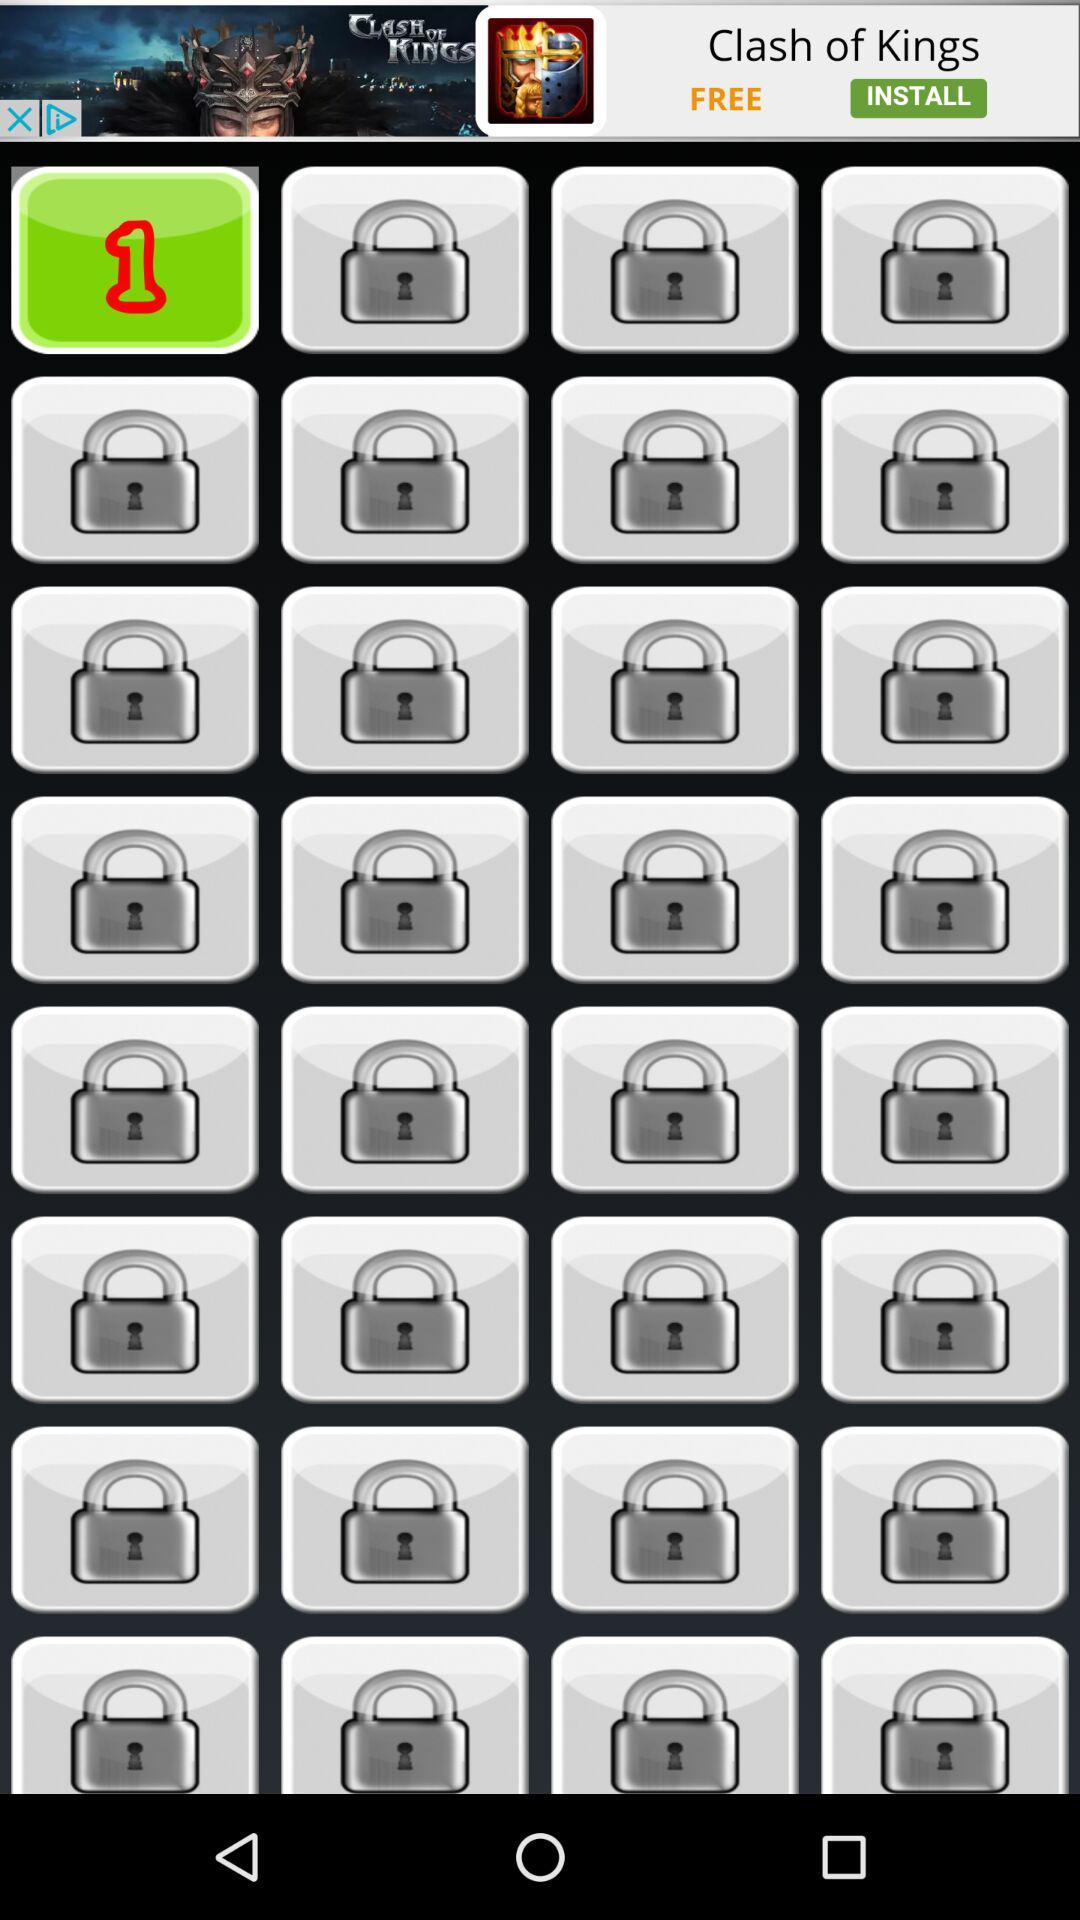 The height and width of the screenshot is (1920, 1080). I want to click on unlock button, so click(945, 469).